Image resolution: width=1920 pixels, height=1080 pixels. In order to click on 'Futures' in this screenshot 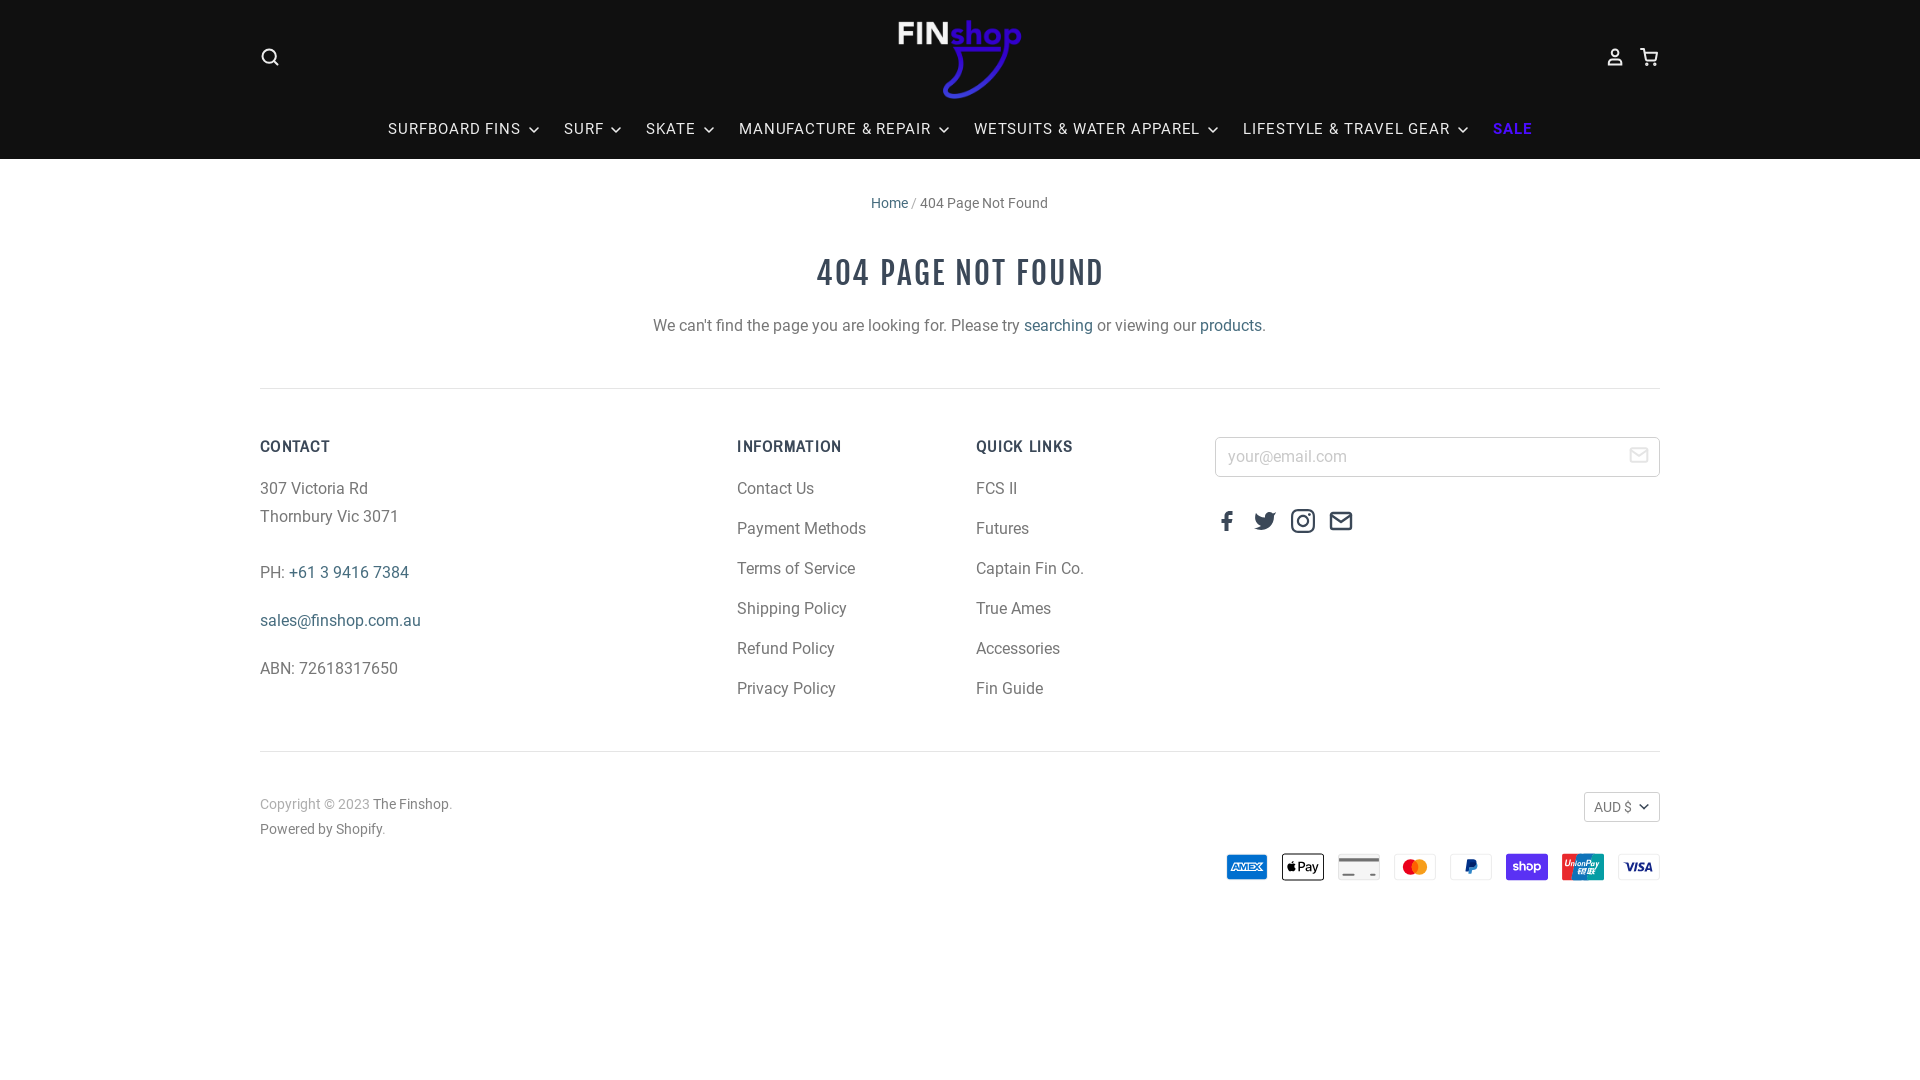, I will do `click(1002, 527)`.